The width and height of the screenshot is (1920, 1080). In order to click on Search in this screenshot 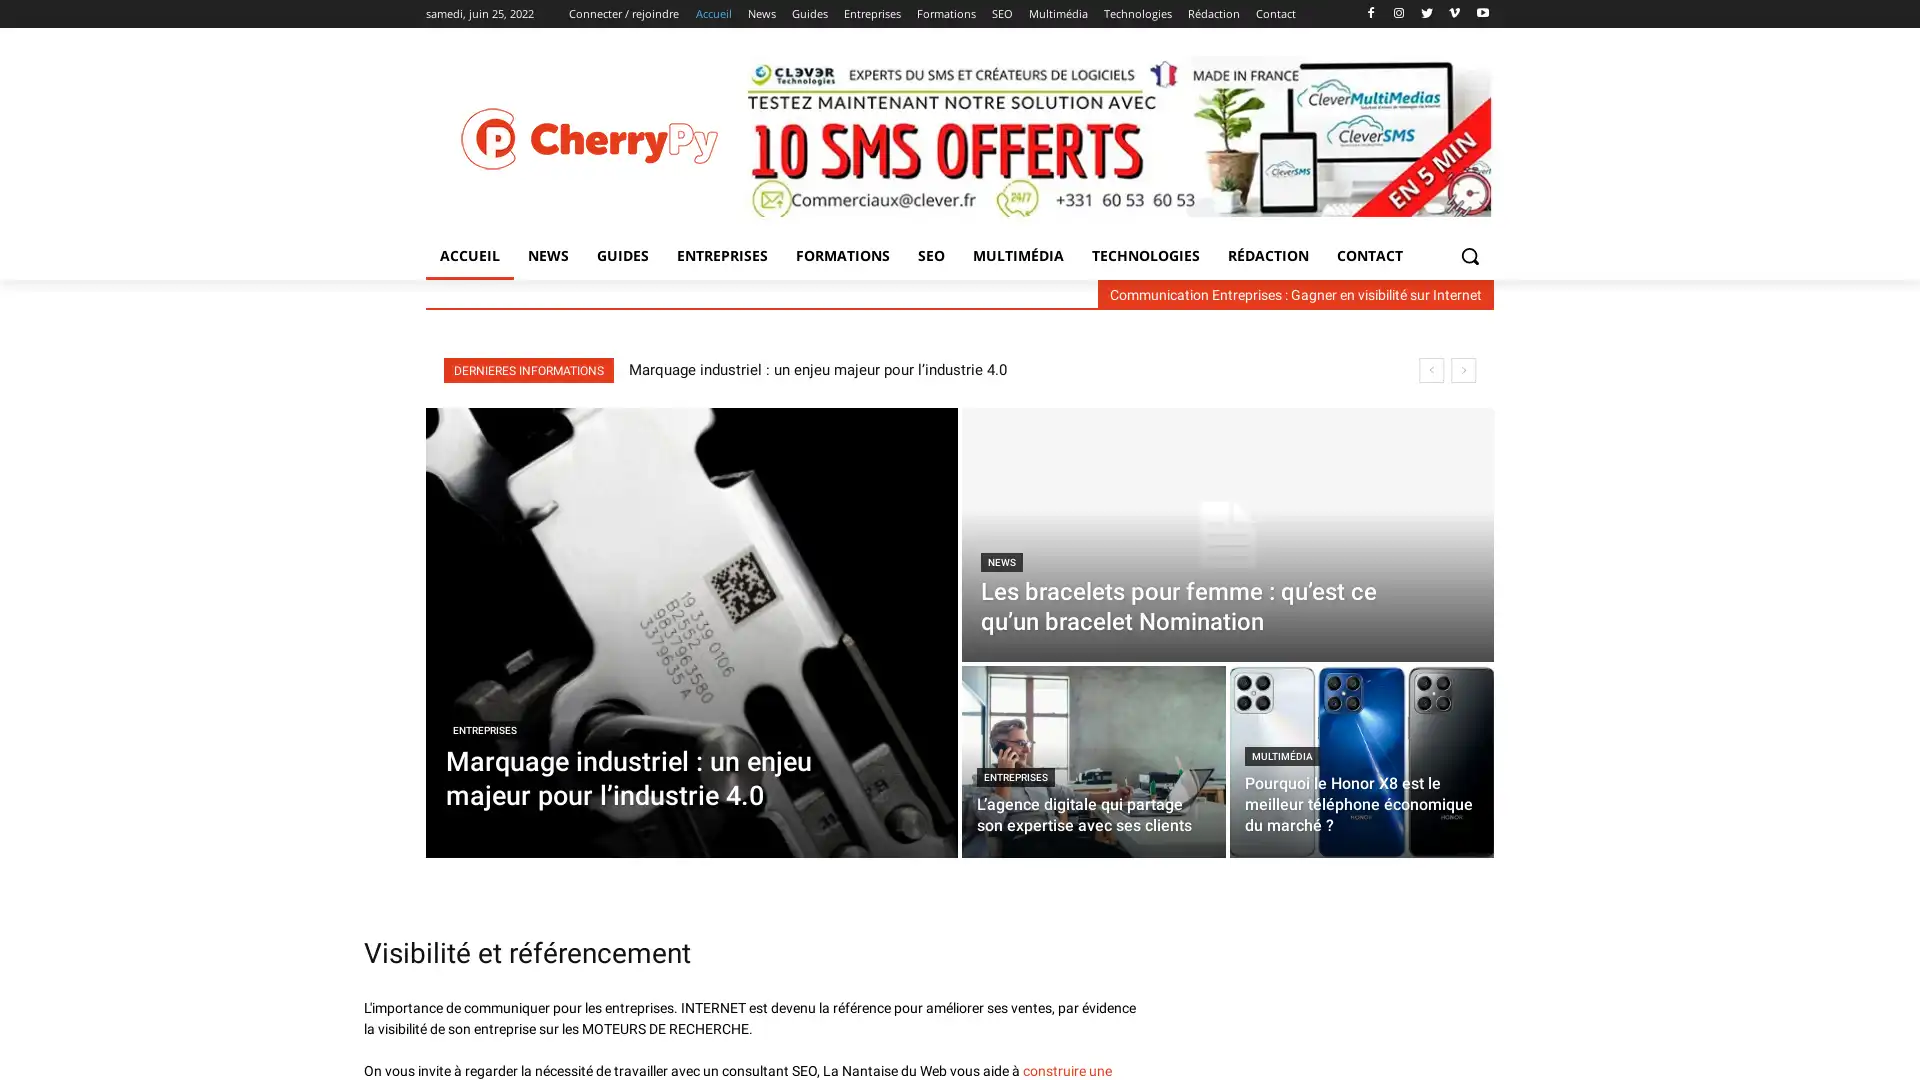, I will do `click(1469, 254)`.